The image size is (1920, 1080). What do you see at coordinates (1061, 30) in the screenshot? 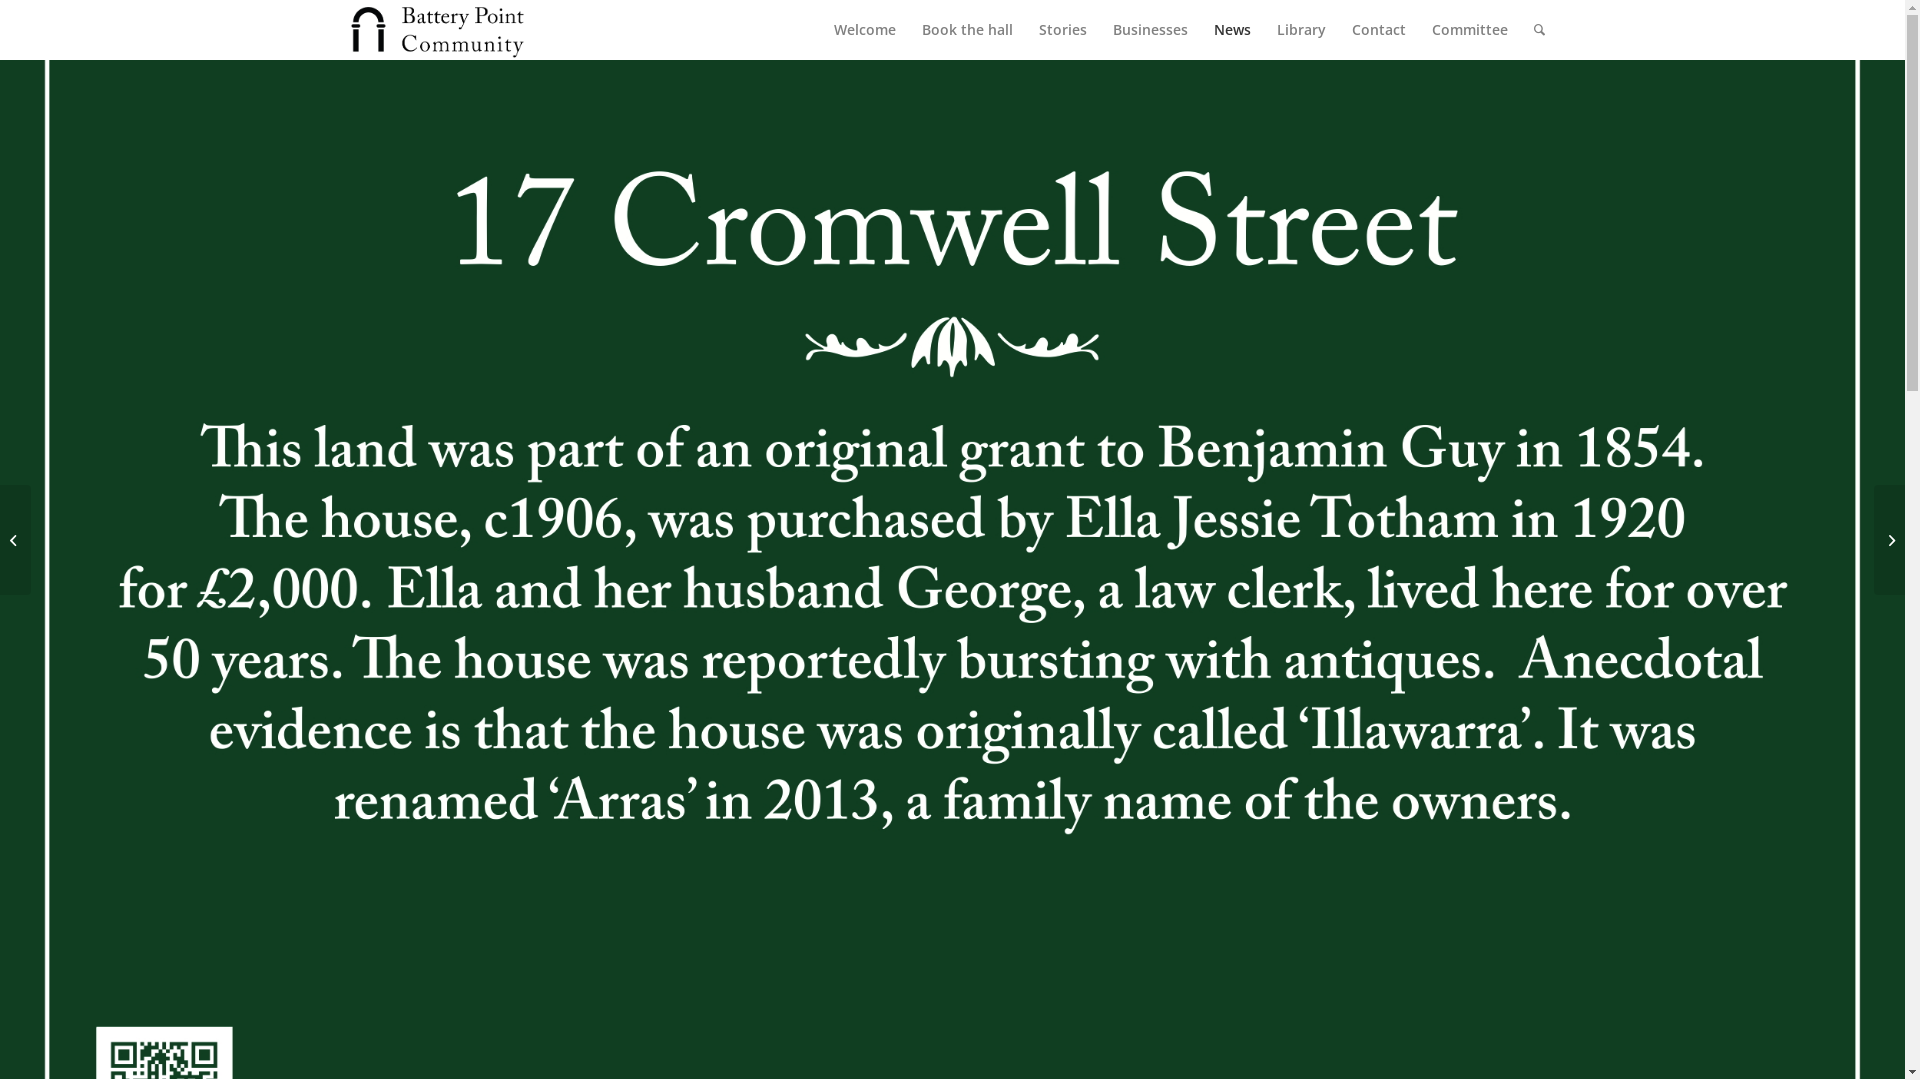
I see `'Stories'` at bounding box center [1061, 30].